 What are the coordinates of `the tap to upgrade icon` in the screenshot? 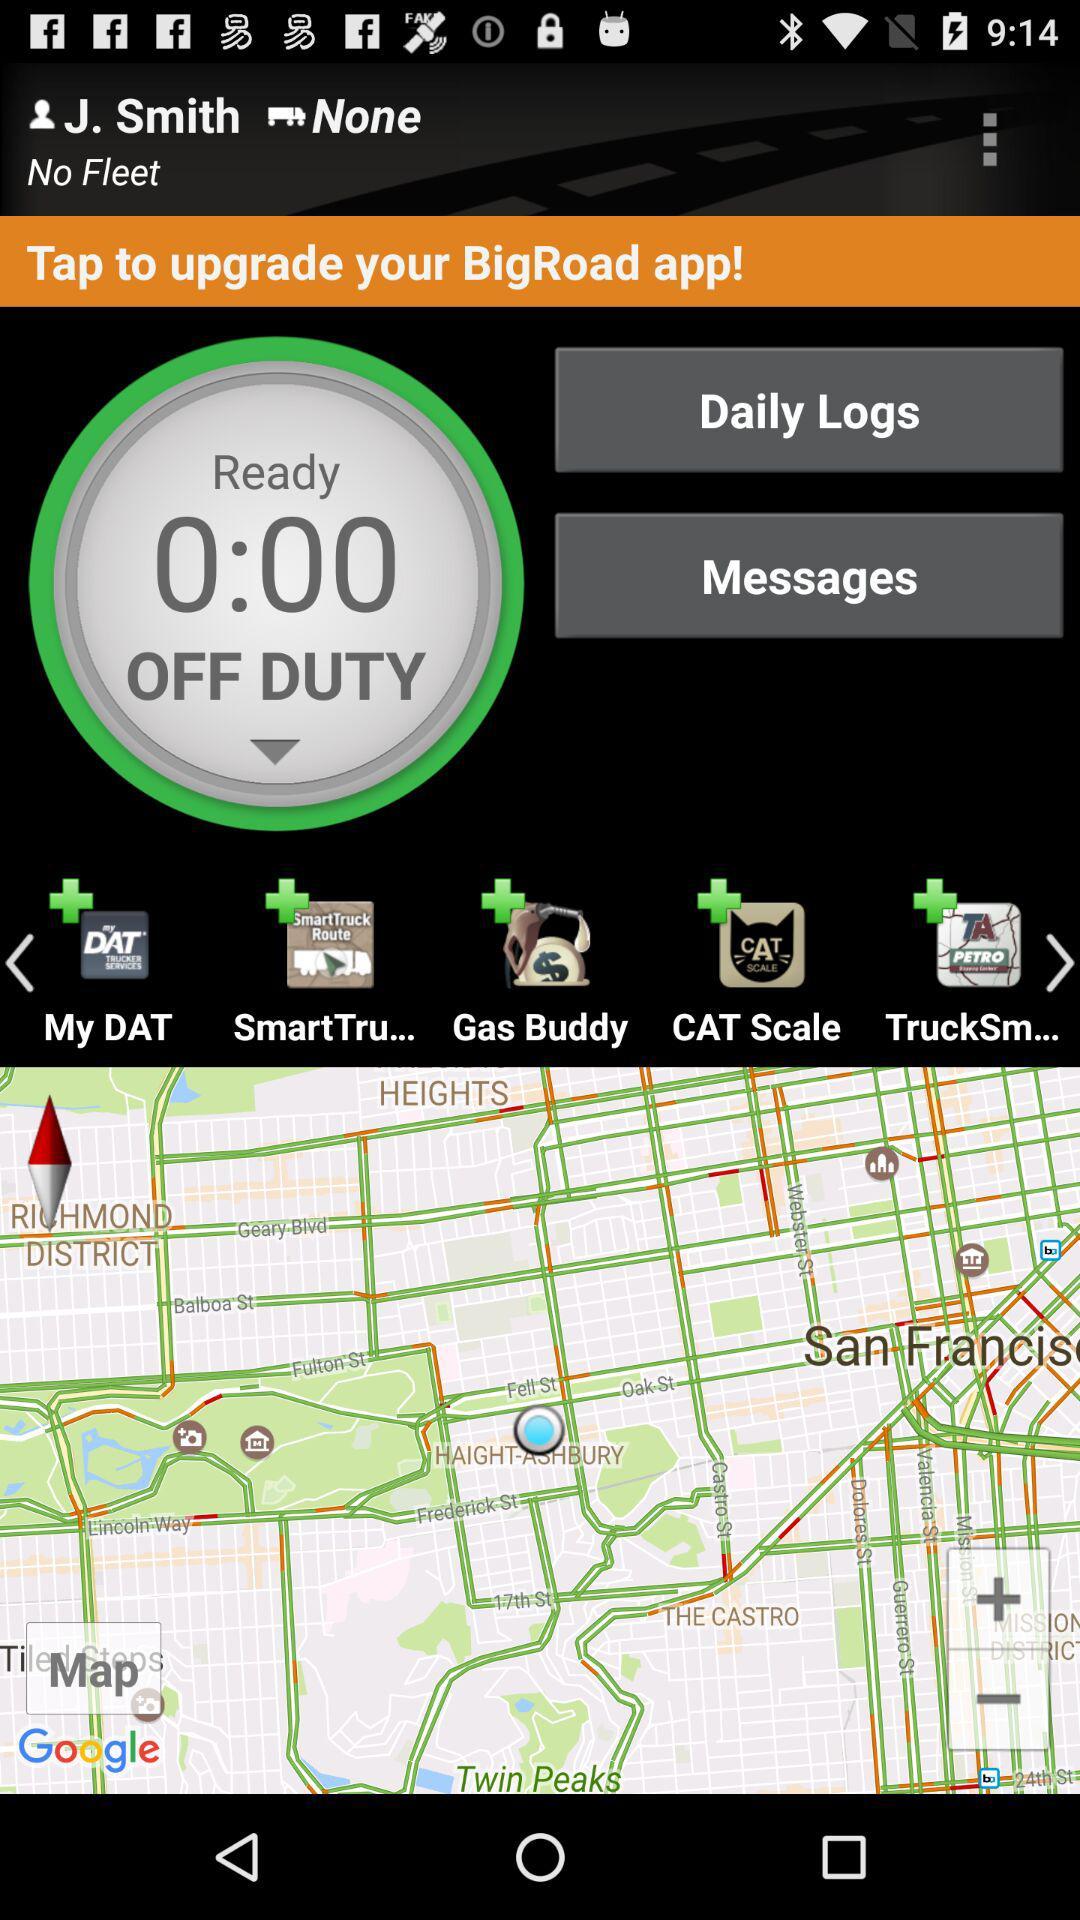 It's located at (540, 260).